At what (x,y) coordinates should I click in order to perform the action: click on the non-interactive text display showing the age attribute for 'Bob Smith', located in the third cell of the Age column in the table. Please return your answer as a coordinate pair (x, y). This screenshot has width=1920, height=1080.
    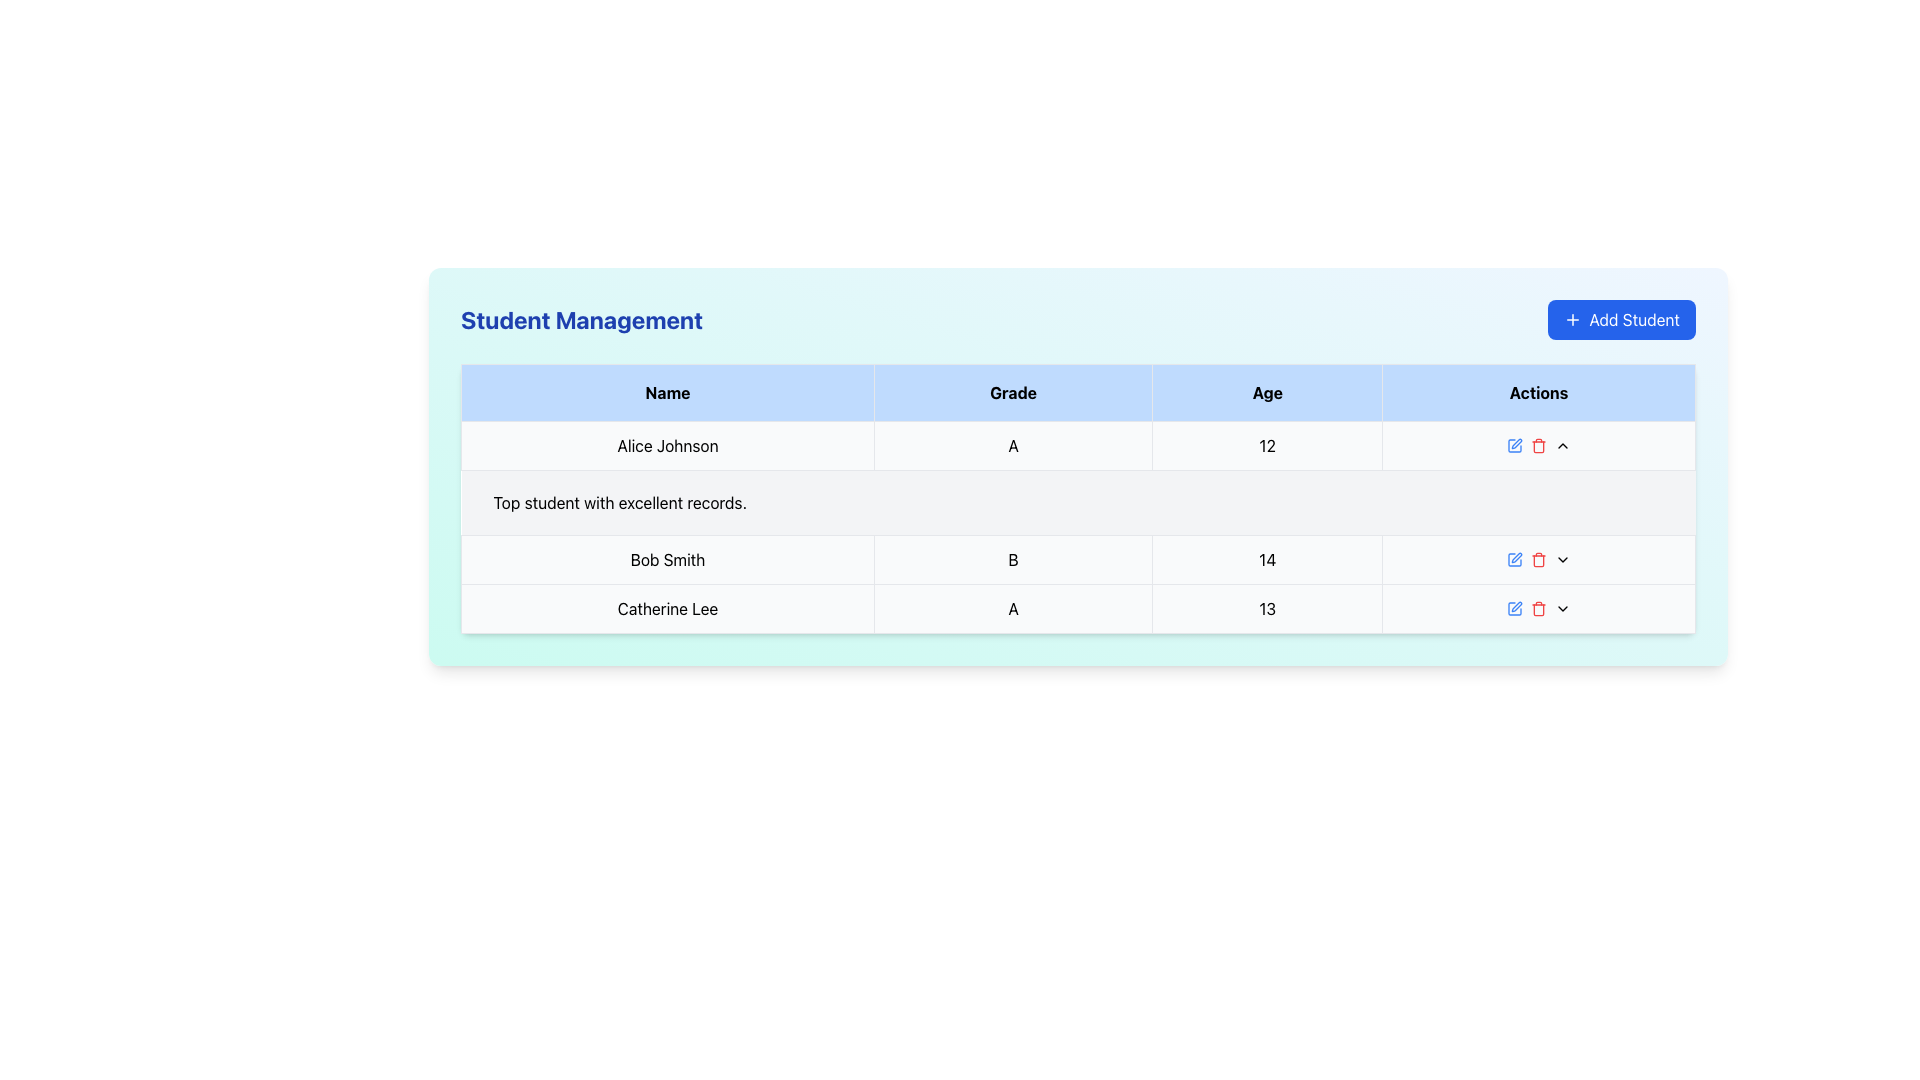
    Looking at the image, I should click on (1266, 559).